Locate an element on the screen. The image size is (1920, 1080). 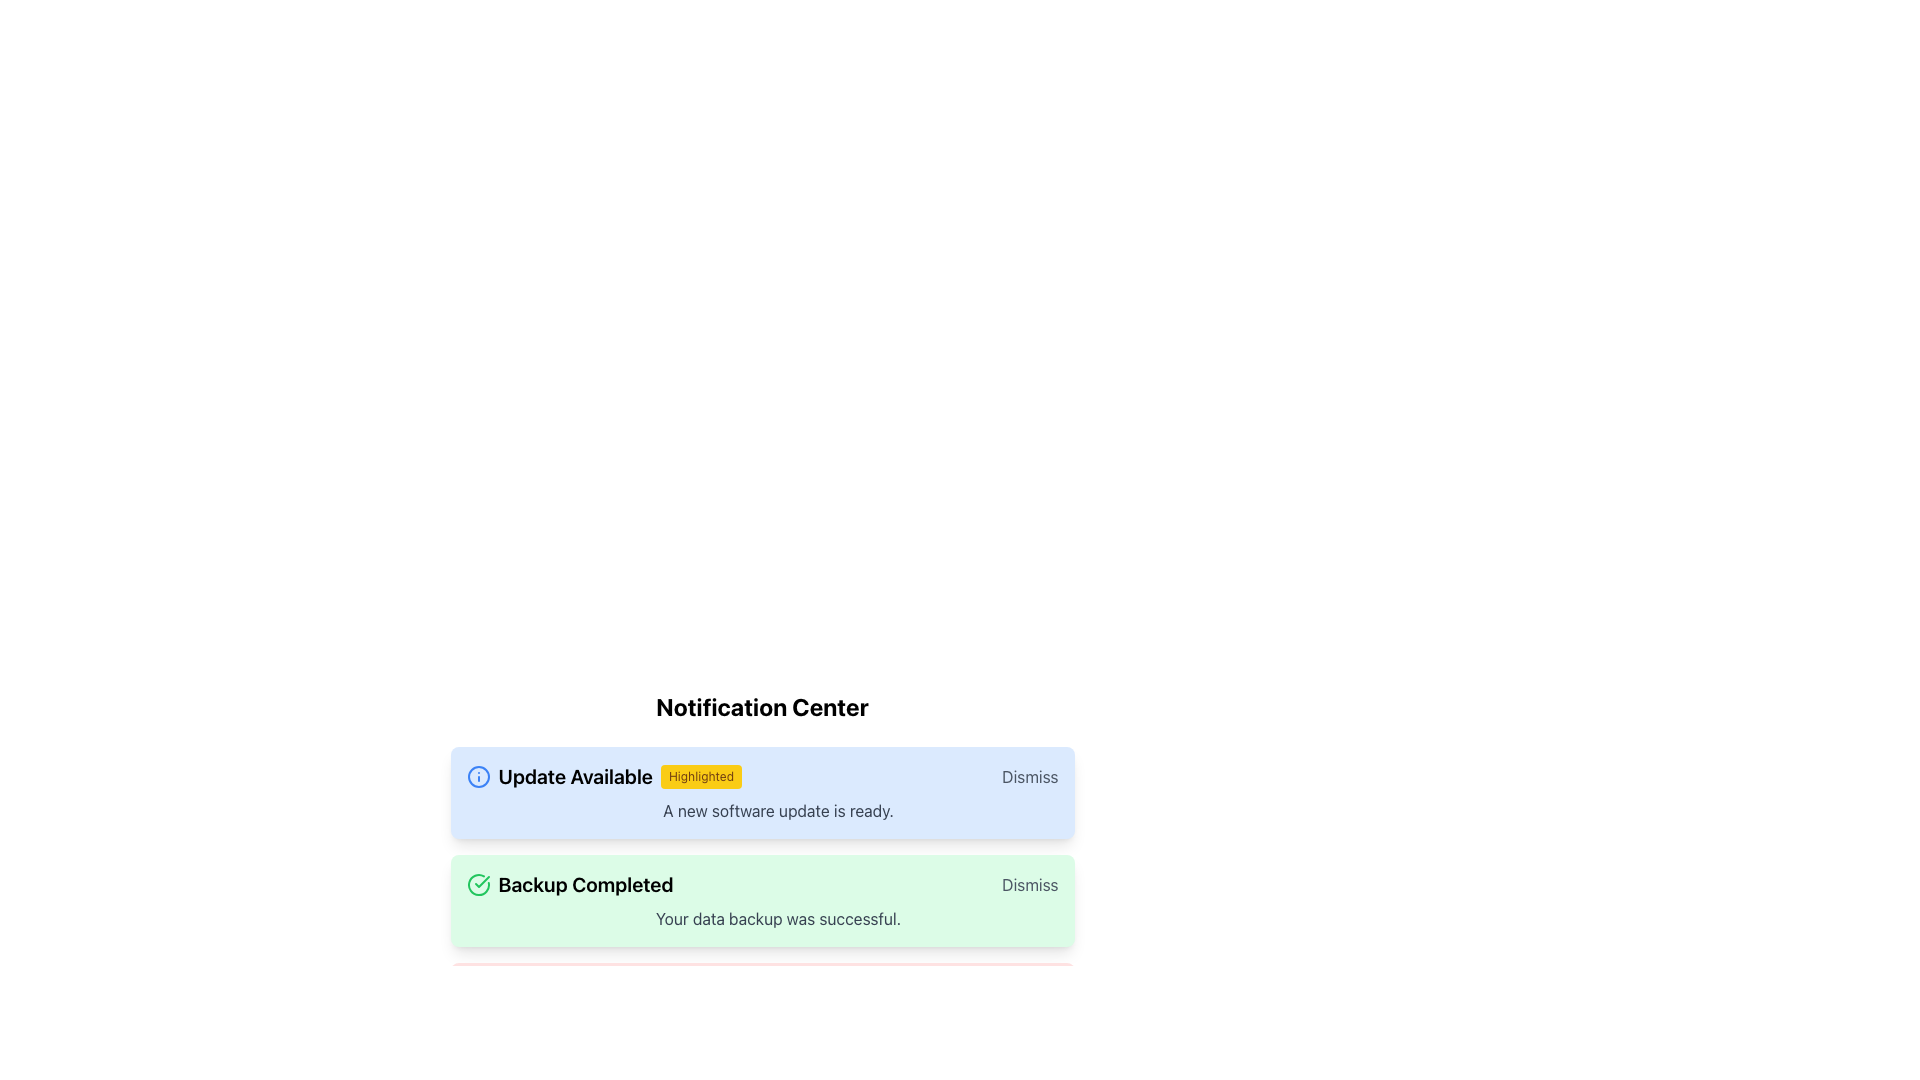
the green circle with a checkmark icon located in the middle of the second notification card titled 'Backup Completed.' is located at coordinates (477, 883).